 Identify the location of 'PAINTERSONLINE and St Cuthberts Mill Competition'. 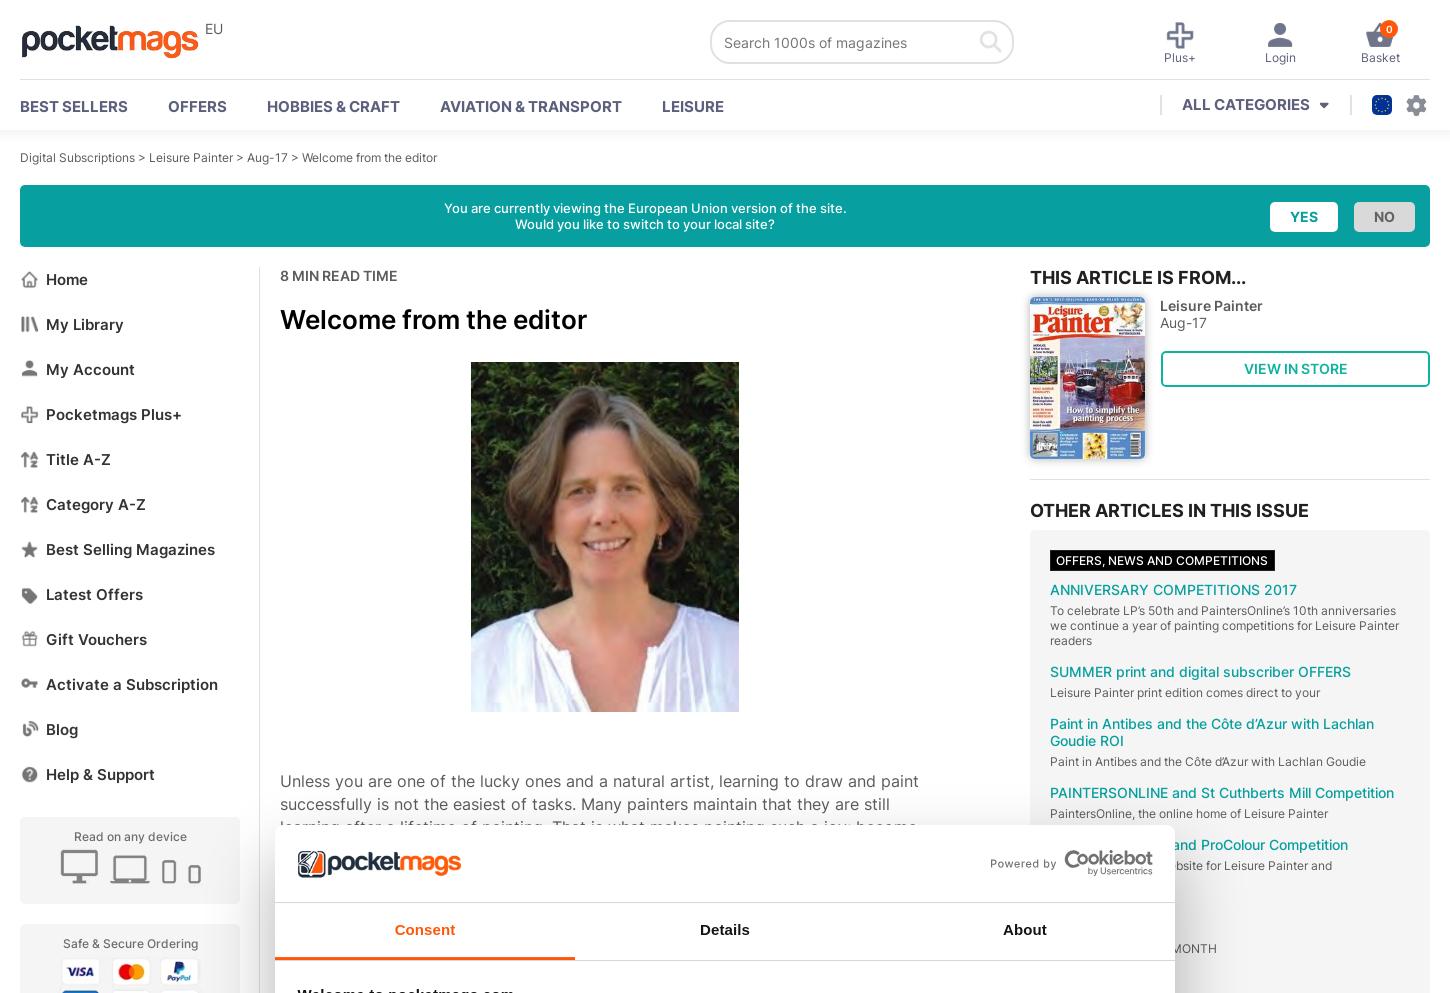
(1049, 791).